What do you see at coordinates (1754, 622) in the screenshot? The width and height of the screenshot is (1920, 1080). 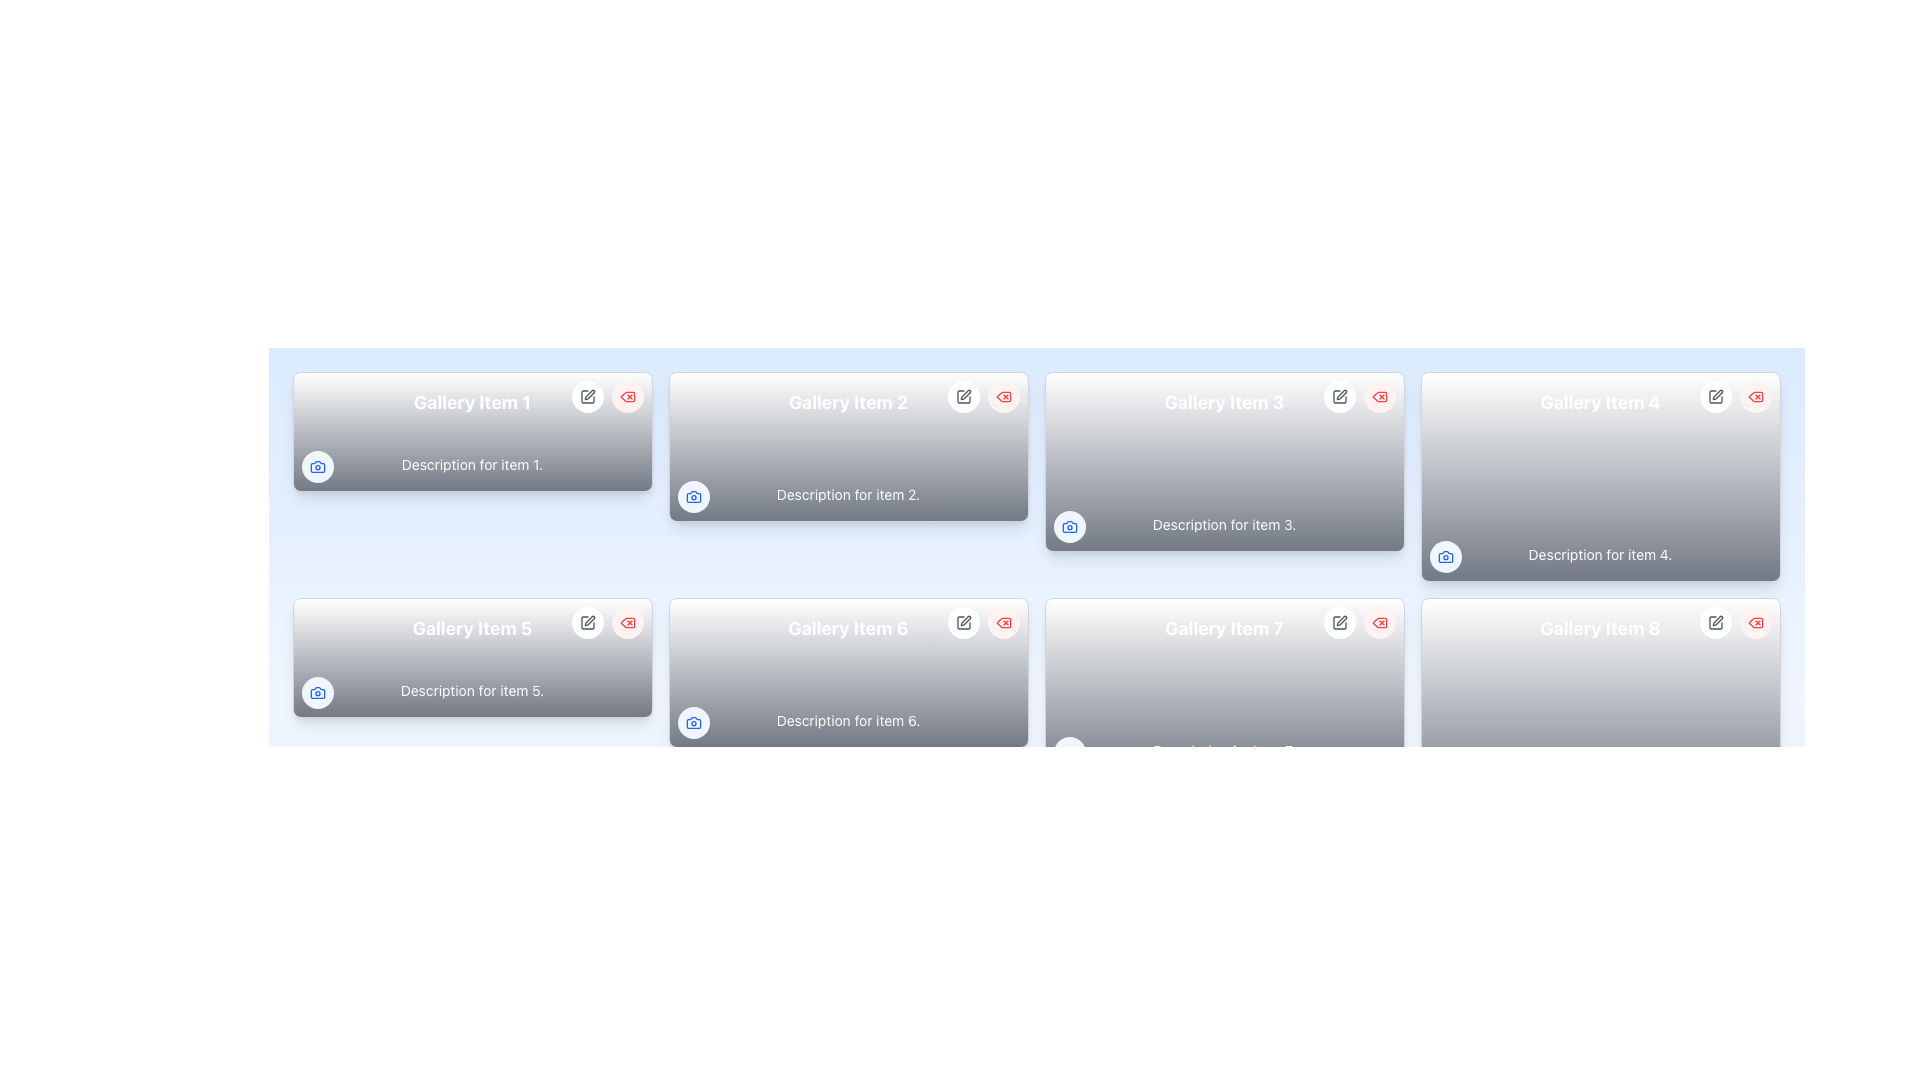 I see `the circular delete button with a light red background located at the top-right corner of the 'Gallery Item 8' card to initiate a delete action` at bounding box center [1754, 622].